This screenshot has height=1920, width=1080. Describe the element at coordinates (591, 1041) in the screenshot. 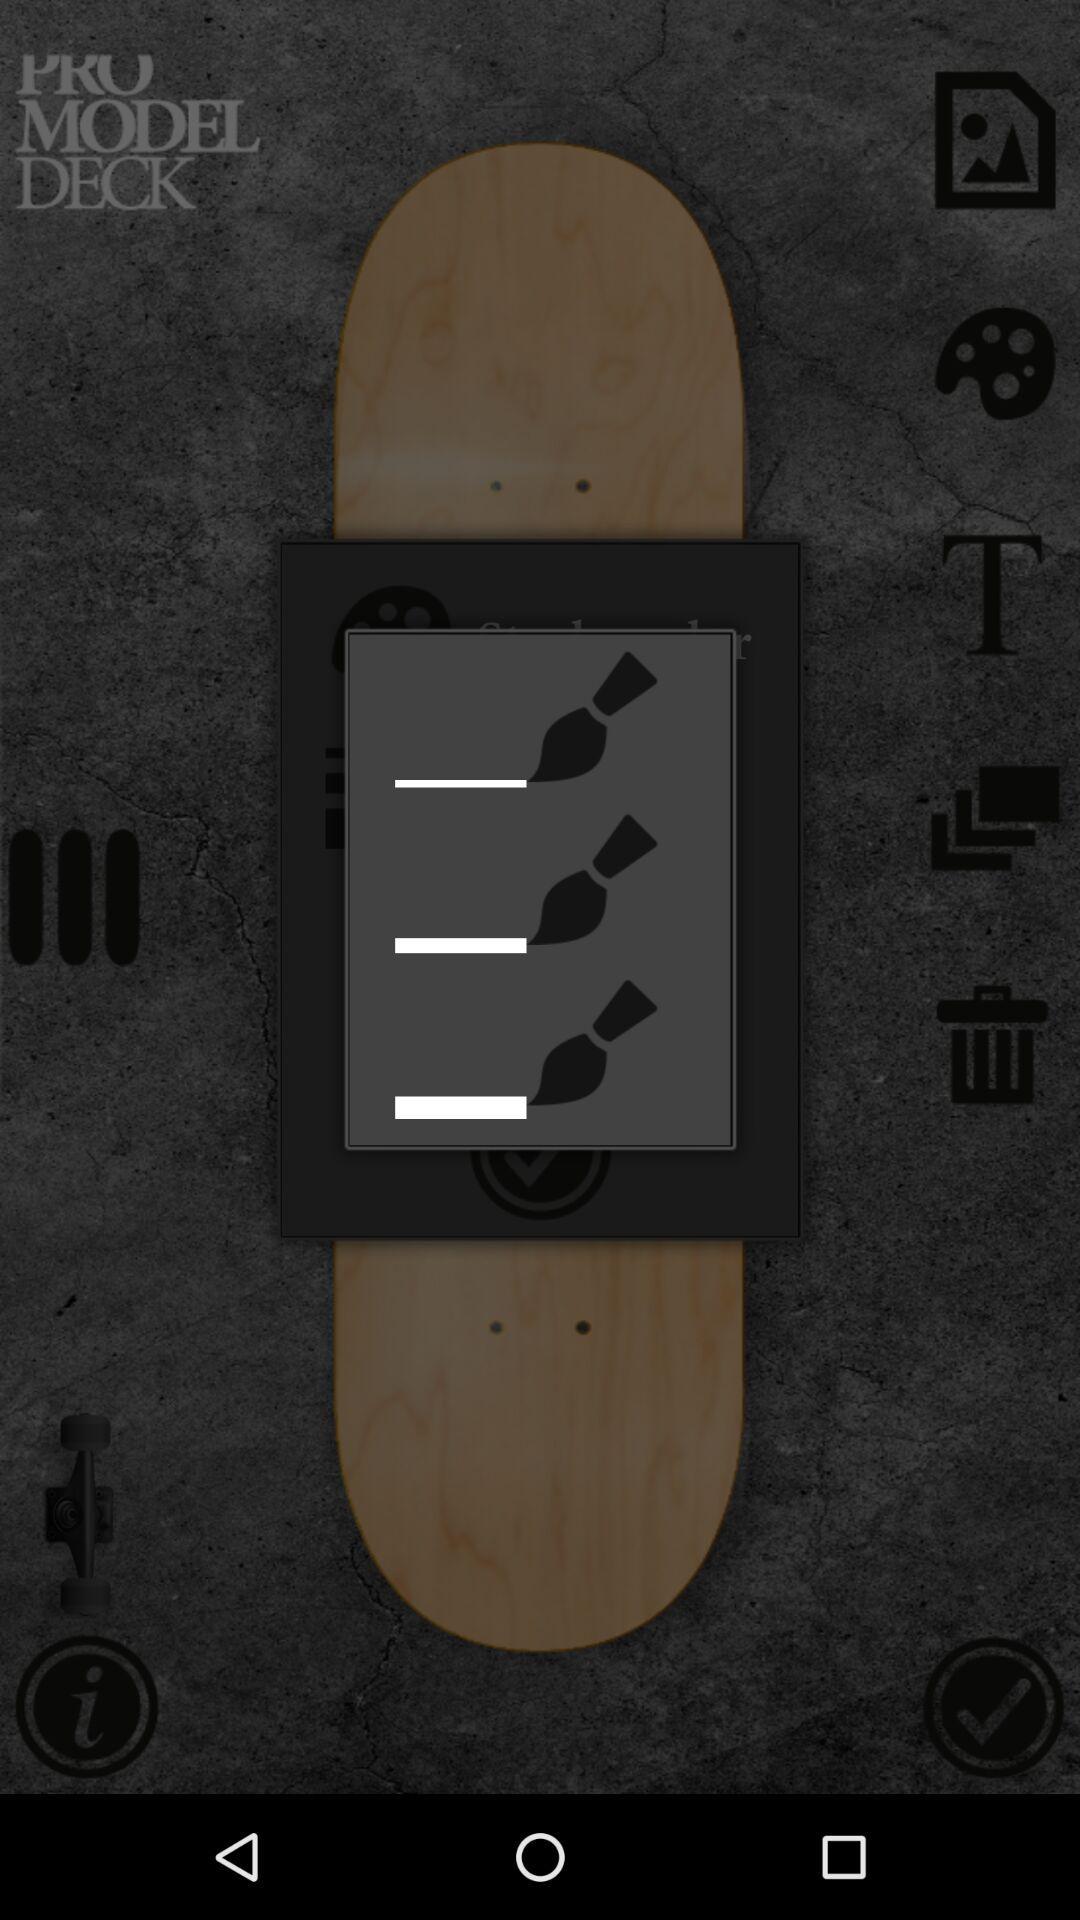

I see `paintbrush options` at that location.